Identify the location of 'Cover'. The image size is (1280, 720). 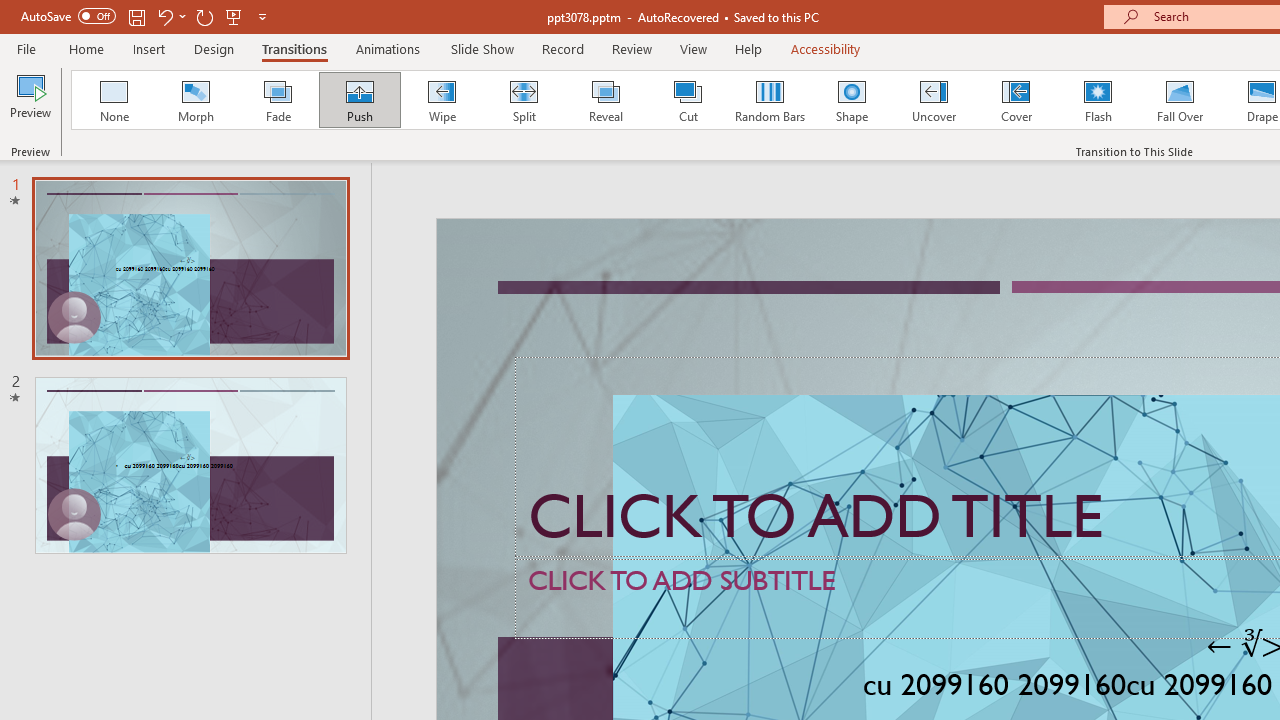
(1016, 100).